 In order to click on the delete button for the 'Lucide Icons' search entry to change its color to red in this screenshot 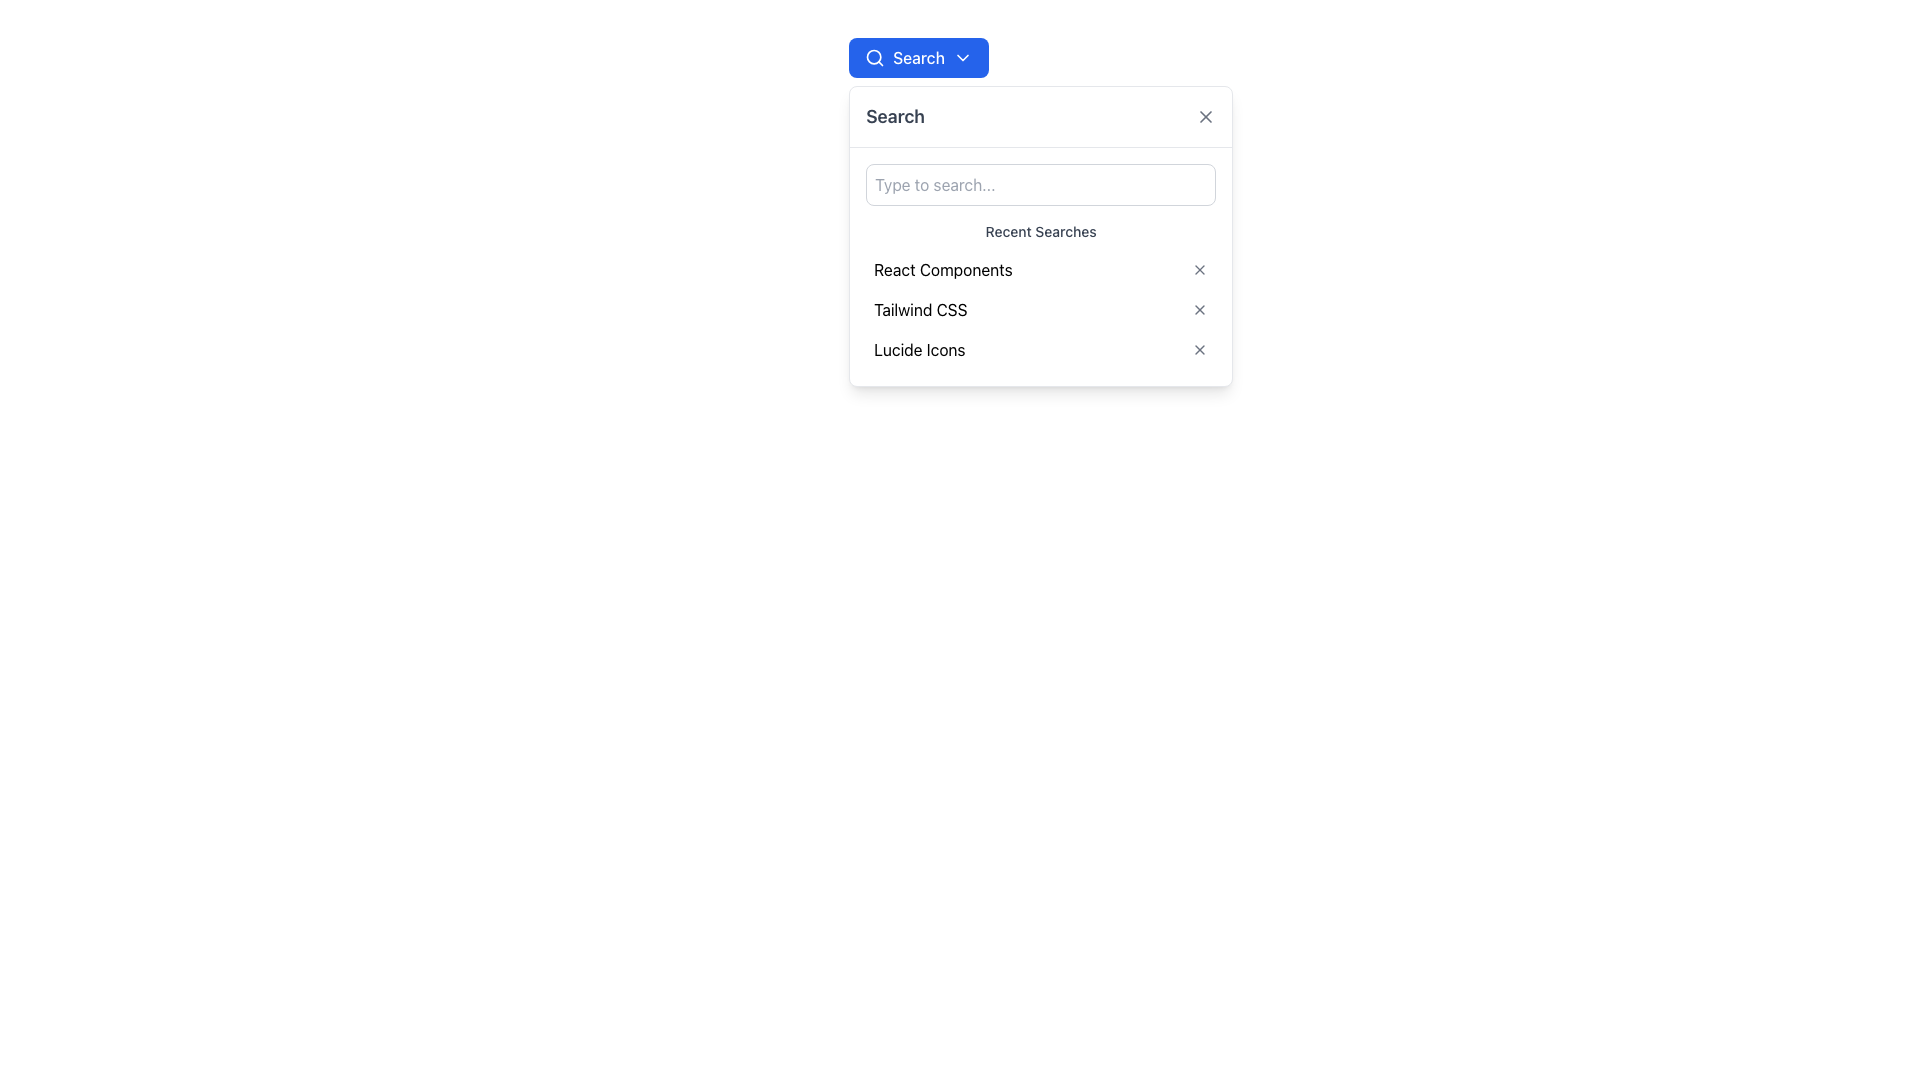, I will do `click(1200, 349)`.